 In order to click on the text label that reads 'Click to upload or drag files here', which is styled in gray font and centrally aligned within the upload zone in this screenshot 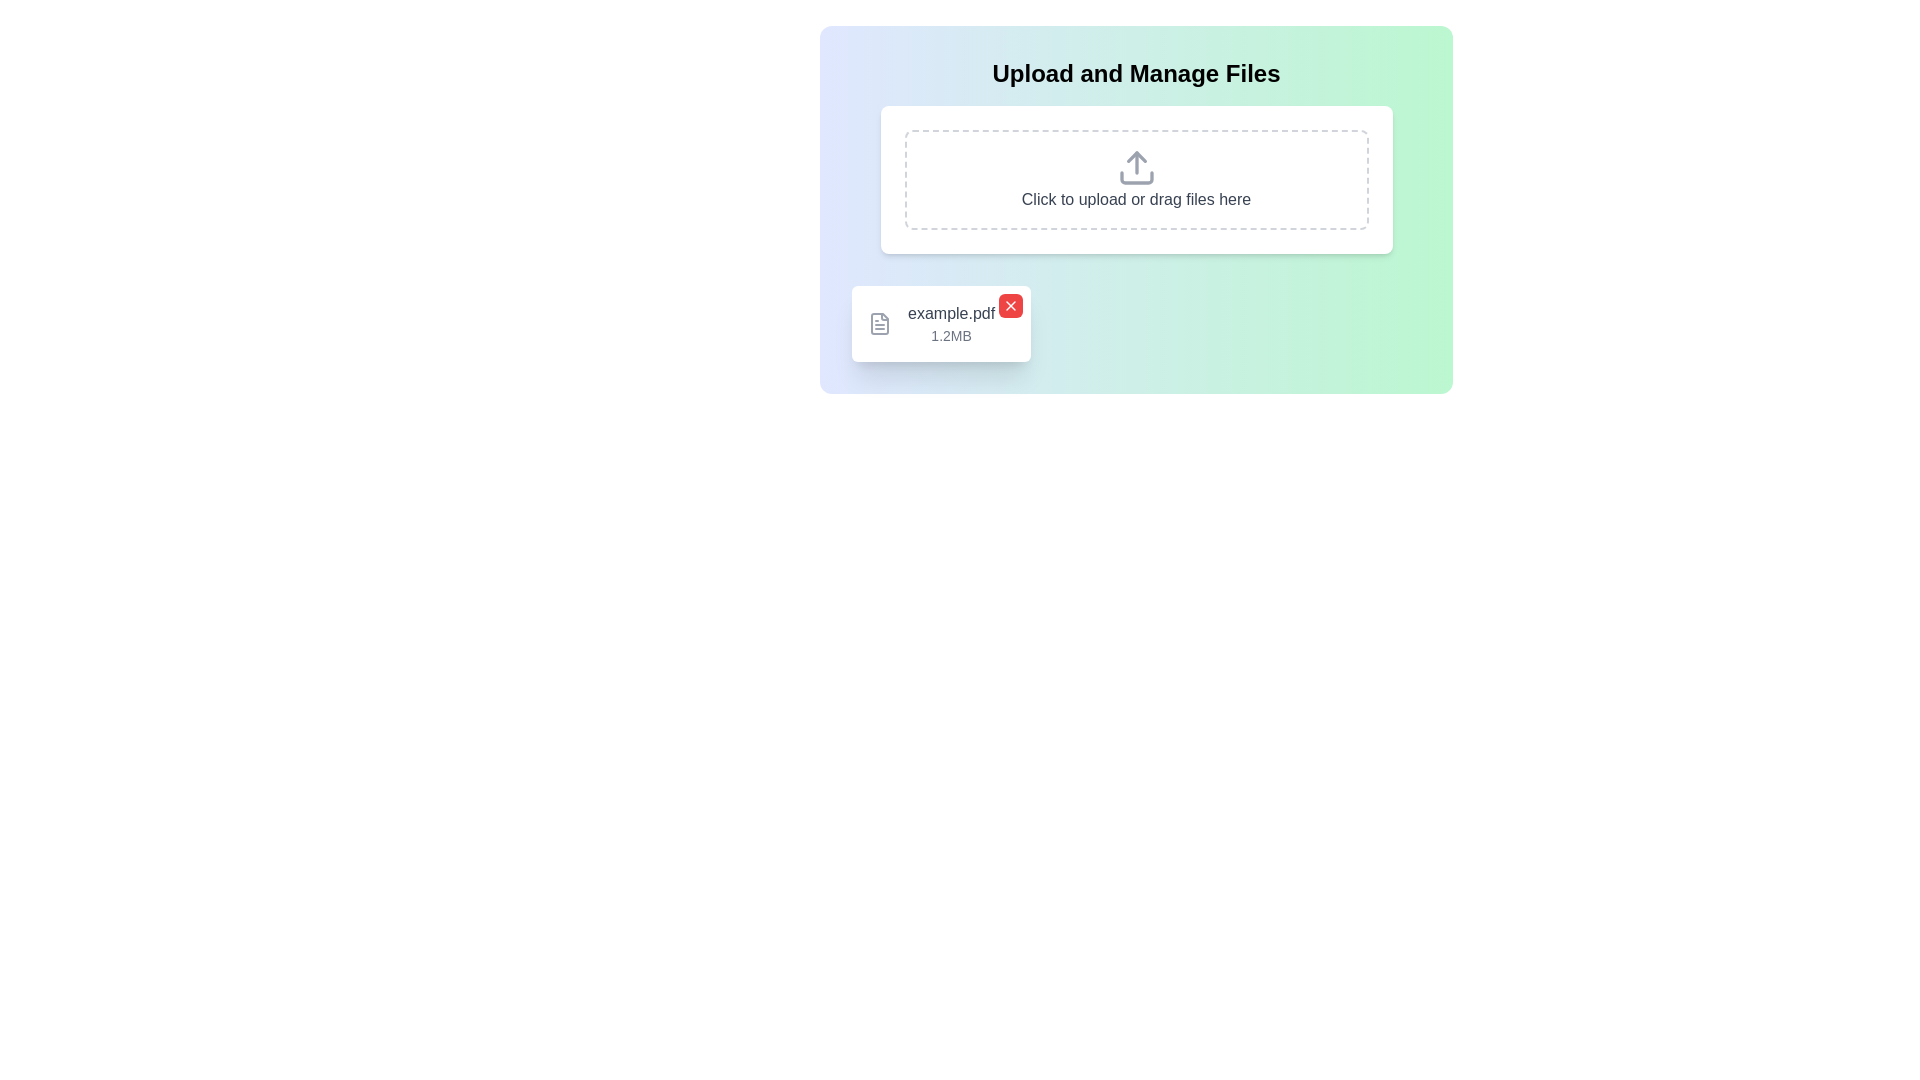, I will do `click(1136, 199)`.